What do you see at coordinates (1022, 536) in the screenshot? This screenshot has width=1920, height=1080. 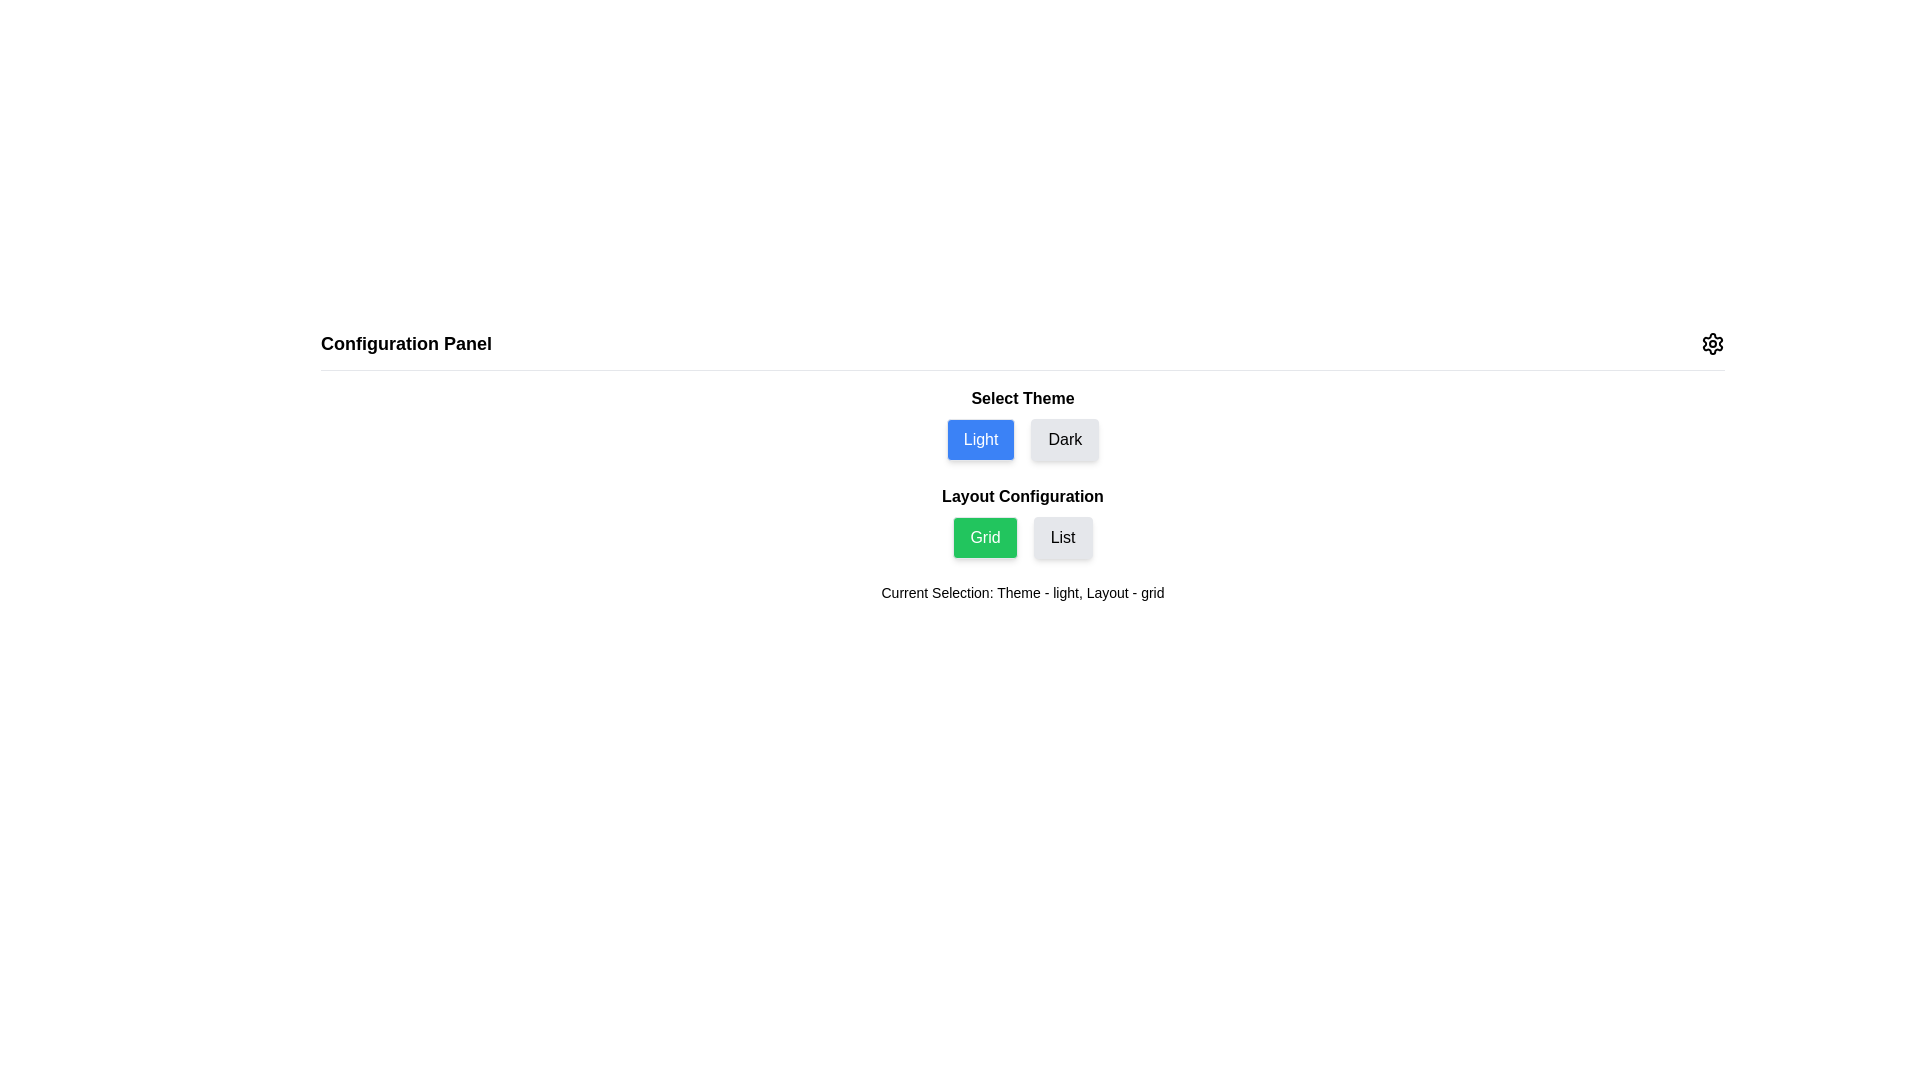 I see `the 'Grid' button in the Toggle button group located beneath the 'Layout Configuration' heading` at bounding box center [1022, 536].